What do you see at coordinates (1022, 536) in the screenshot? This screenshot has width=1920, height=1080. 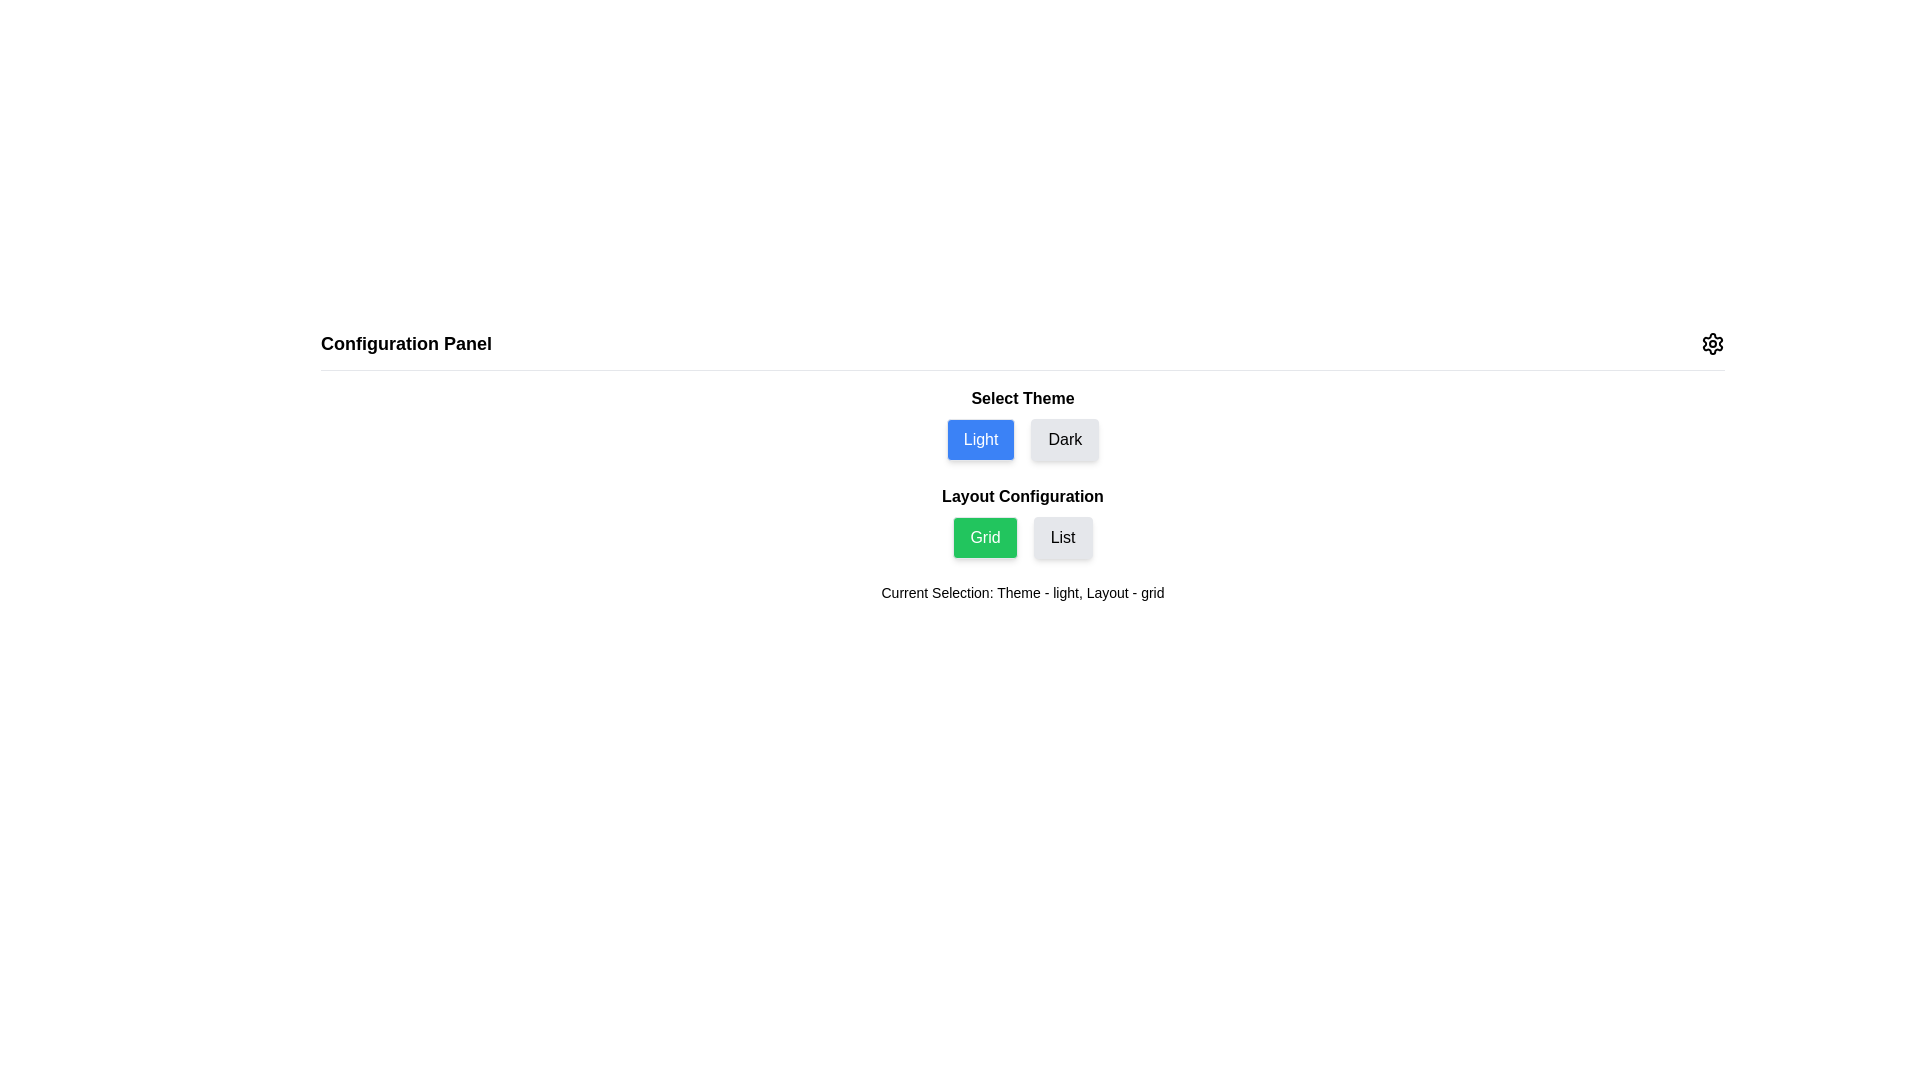 I see `the 'Grid' button in the Toggle button group located beneath the 'Layout Configuration' heading` at bounding box center [1022, 536].